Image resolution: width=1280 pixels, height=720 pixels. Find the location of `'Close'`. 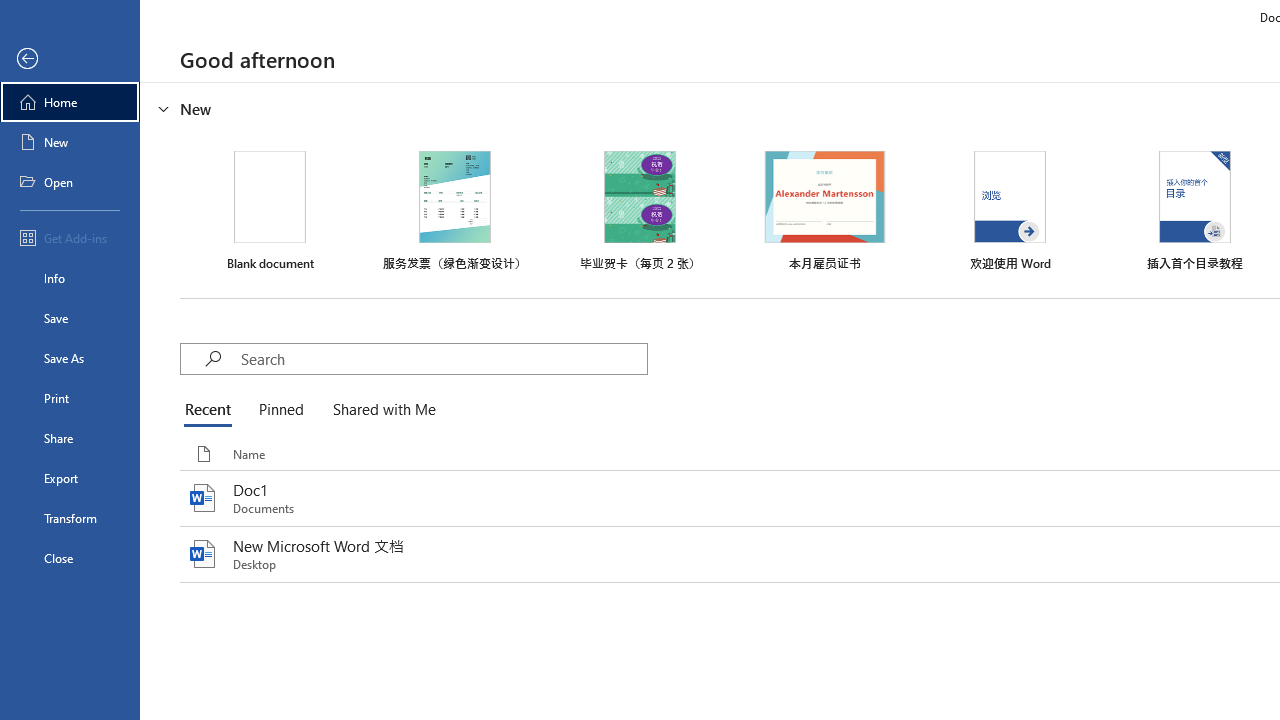

'Close' is located at coordinates (69, 558).